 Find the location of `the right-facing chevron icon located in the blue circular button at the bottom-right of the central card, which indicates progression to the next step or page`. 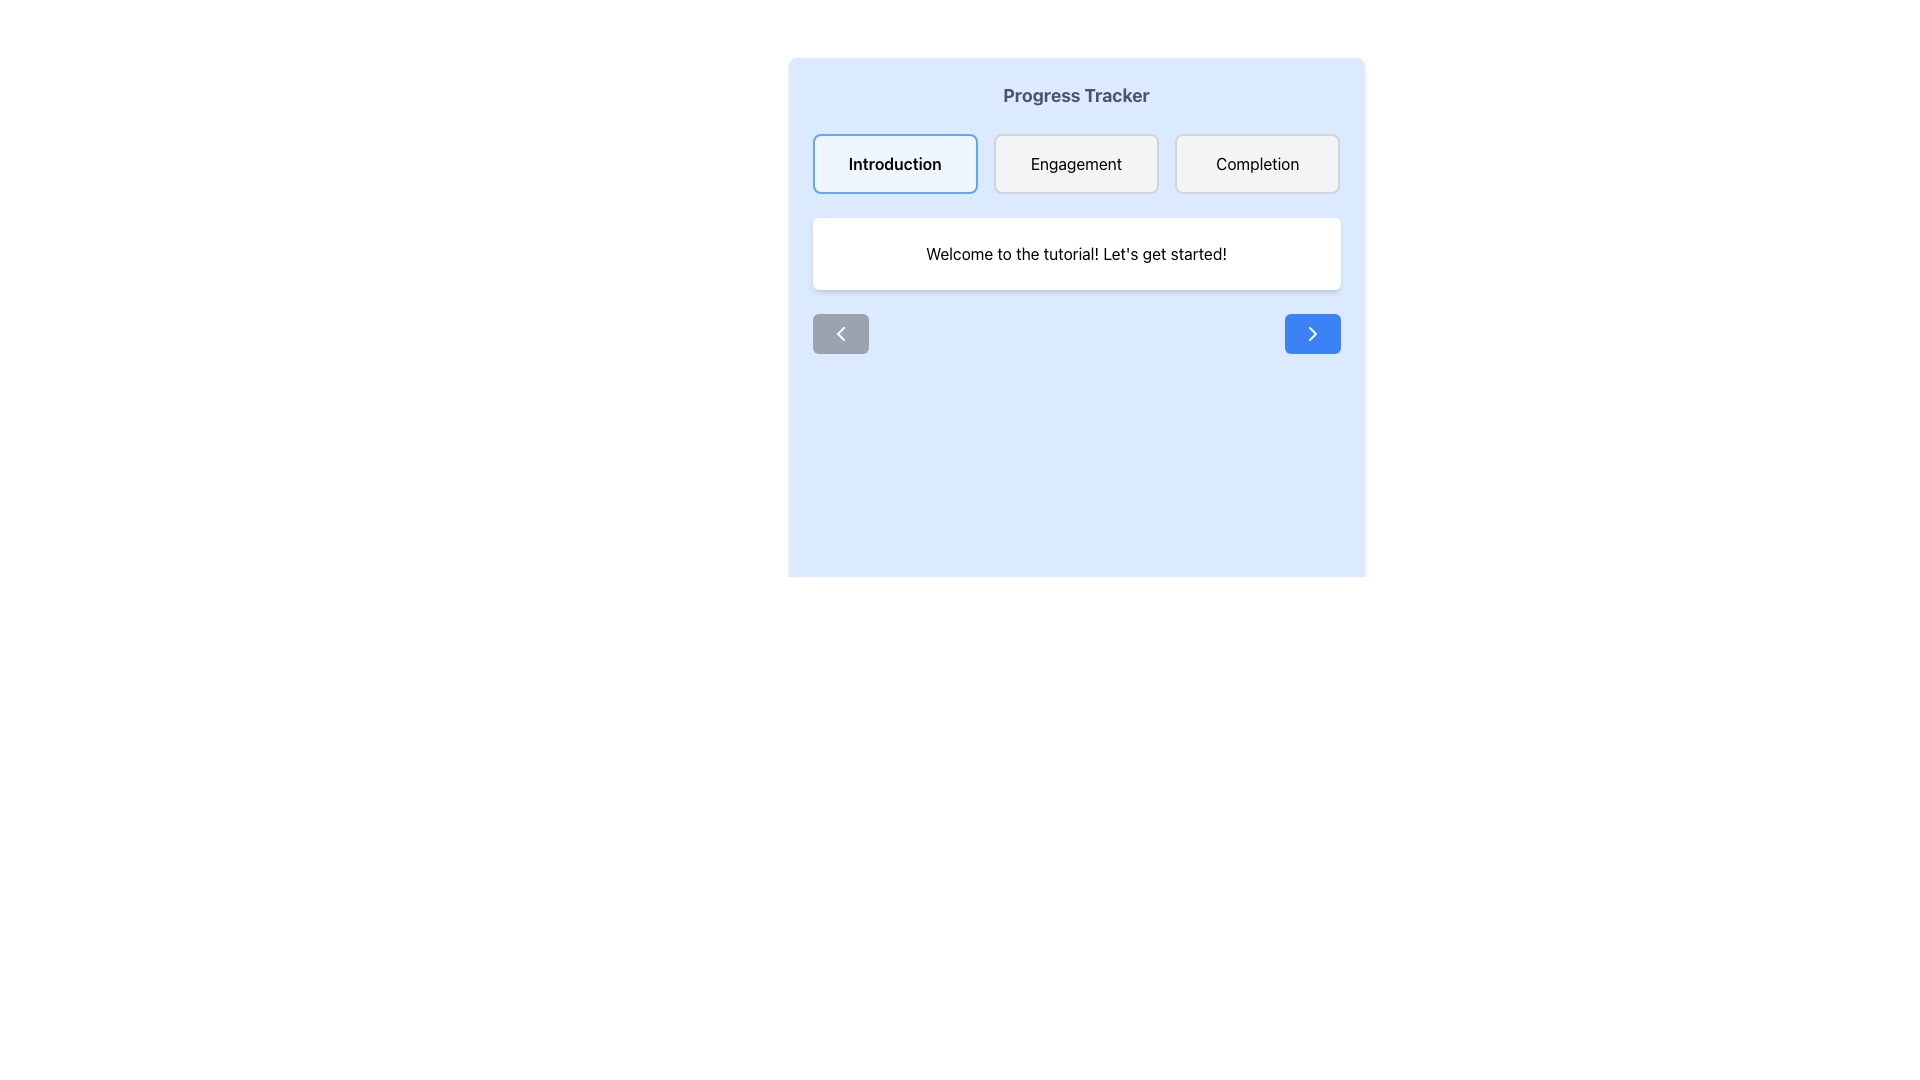

the right-facing chevron icon located in the blue circular button at the bottom-right of the central card, which indicates progression to the next step or page is located at coordinates (1312, 333).